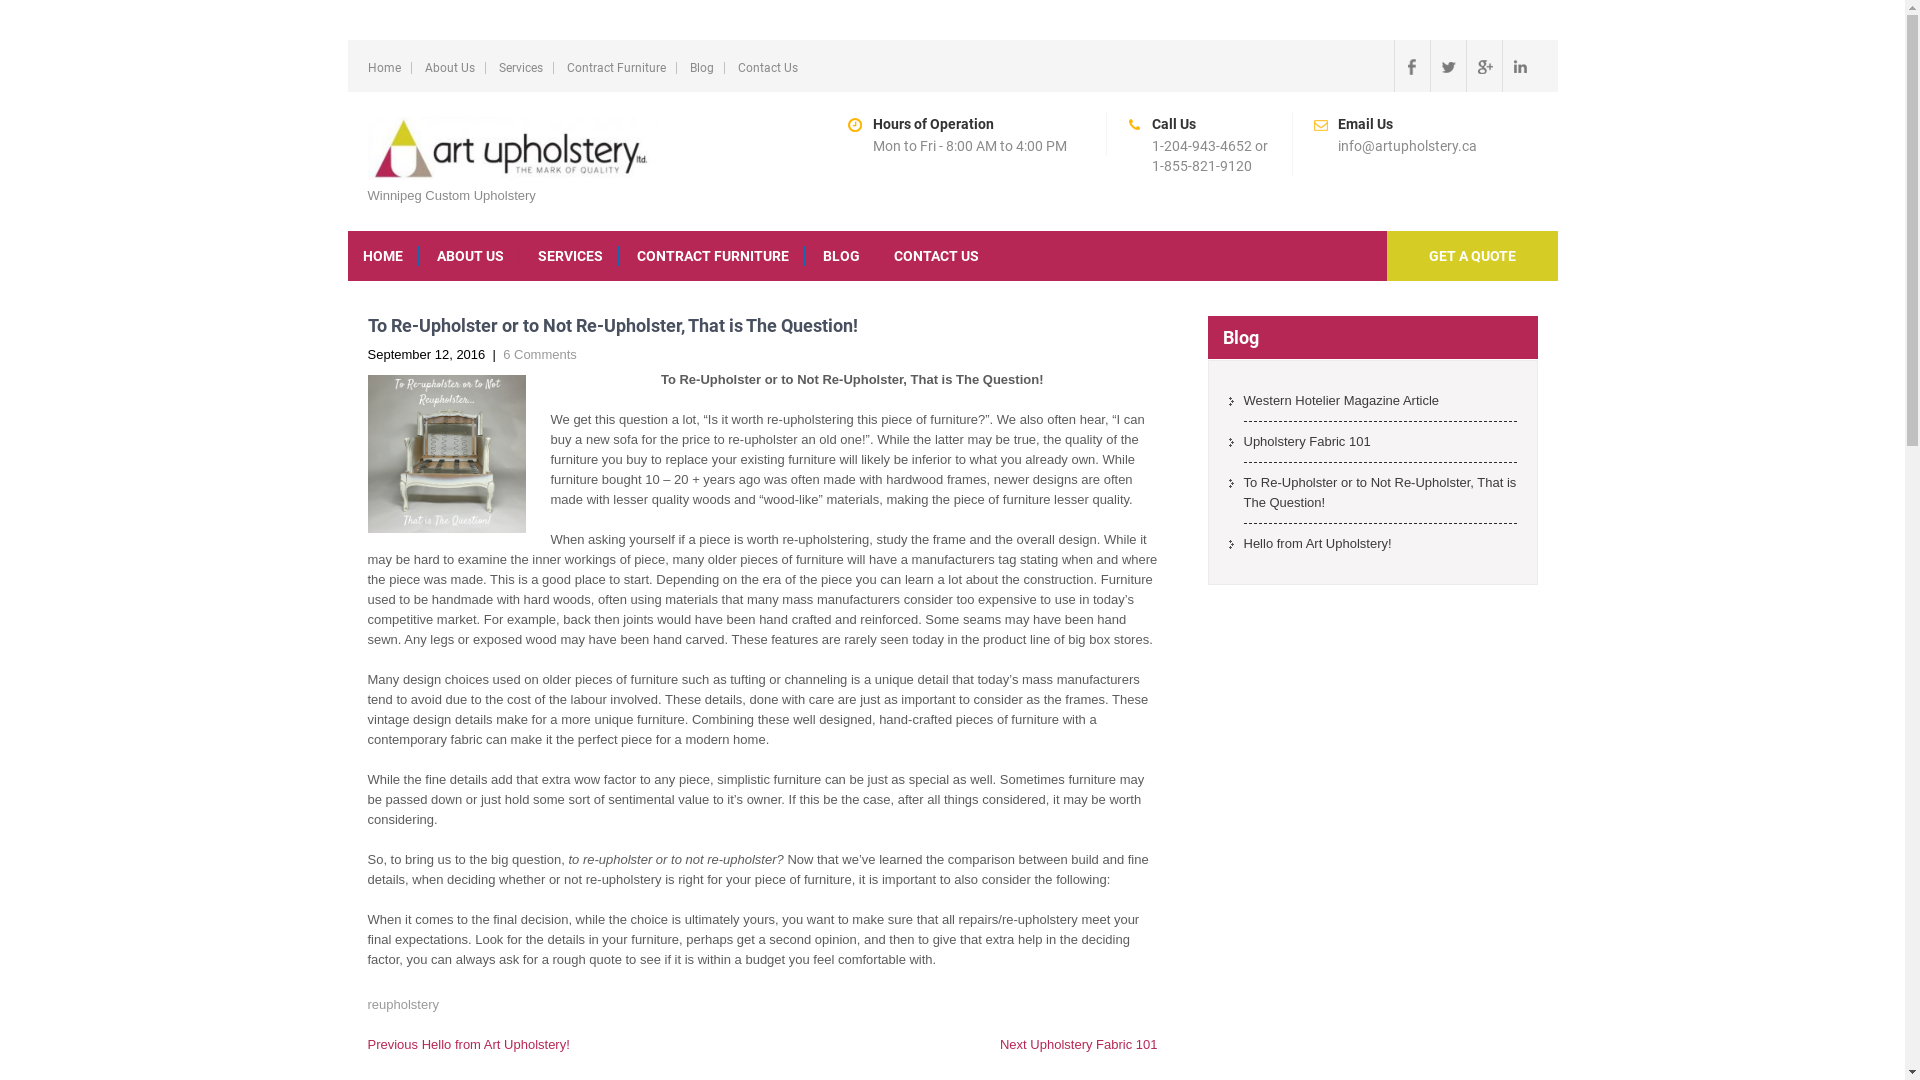  Describe the element at coordinates (934, 254) in the screenshot. I see `'CONTACT US'` at that location.